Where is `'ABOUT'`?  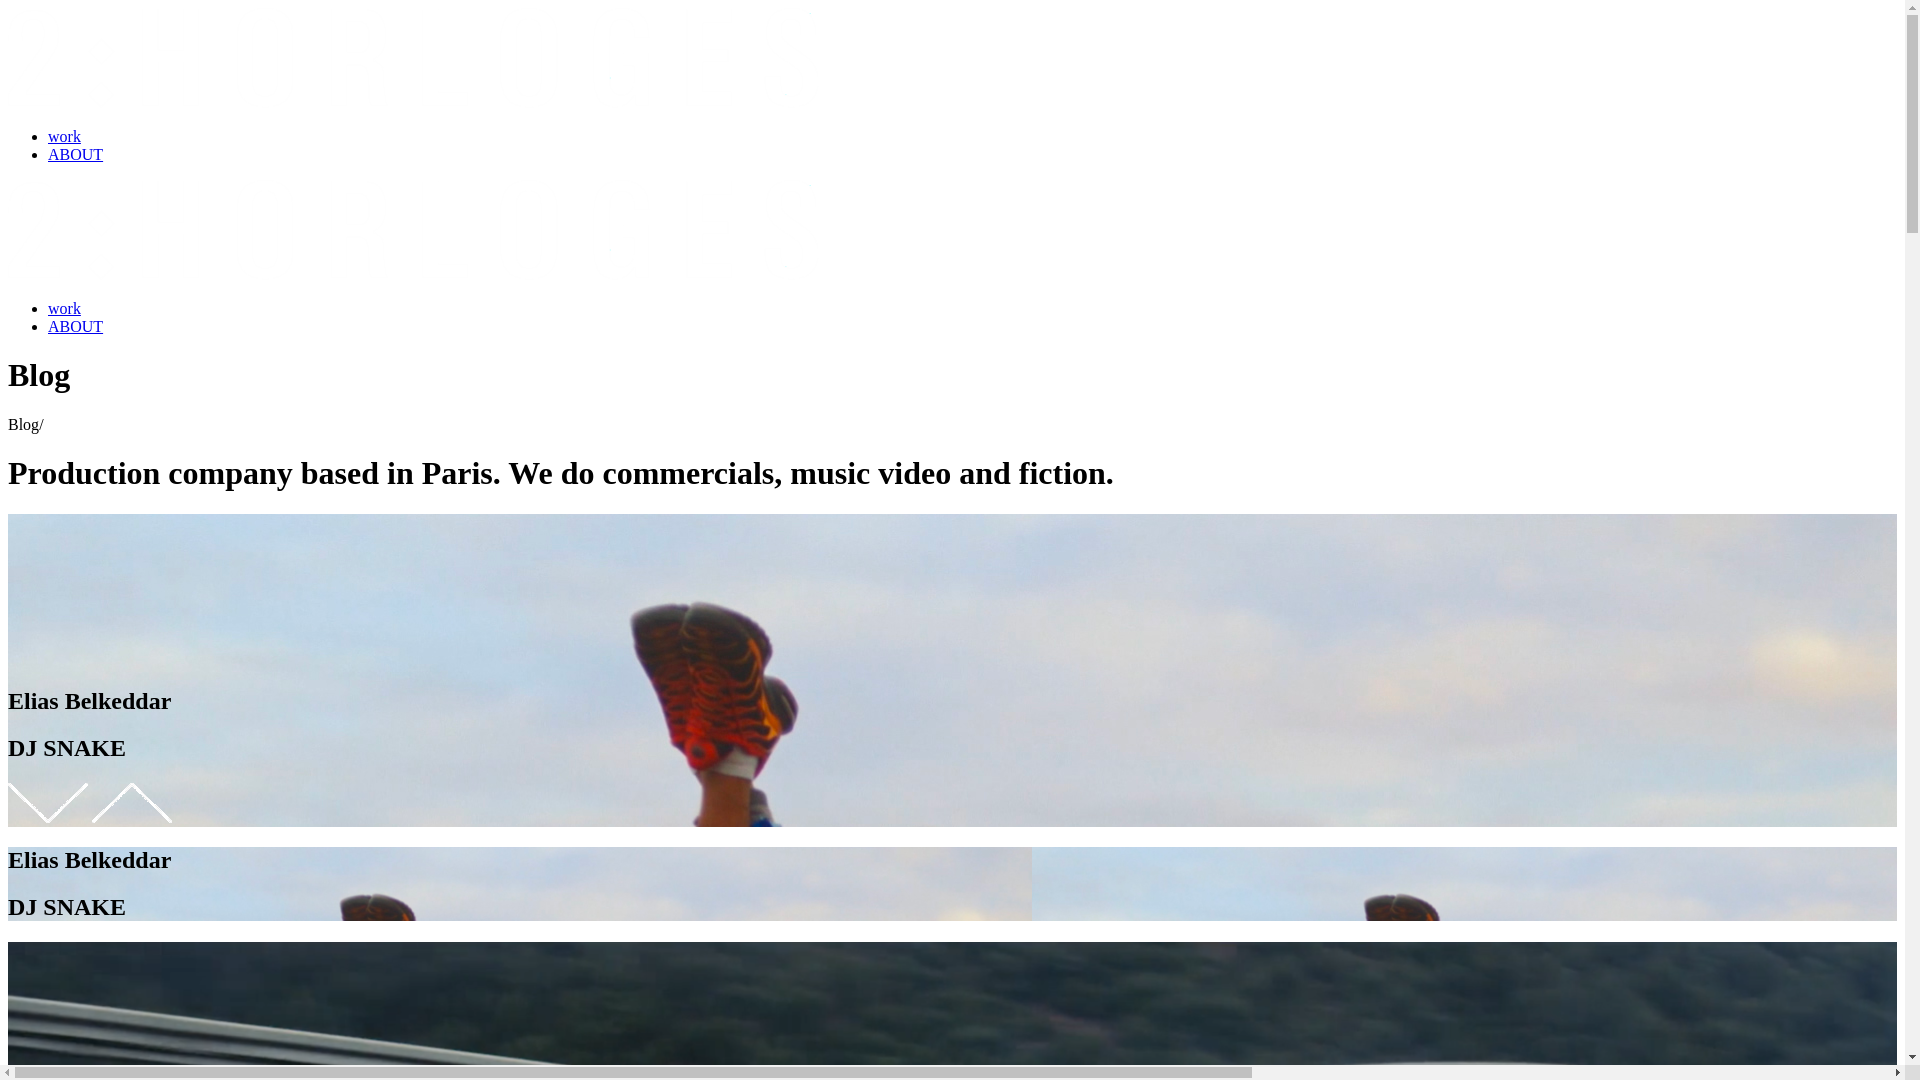
'ABOUT' is located at coordinates (48, 153).